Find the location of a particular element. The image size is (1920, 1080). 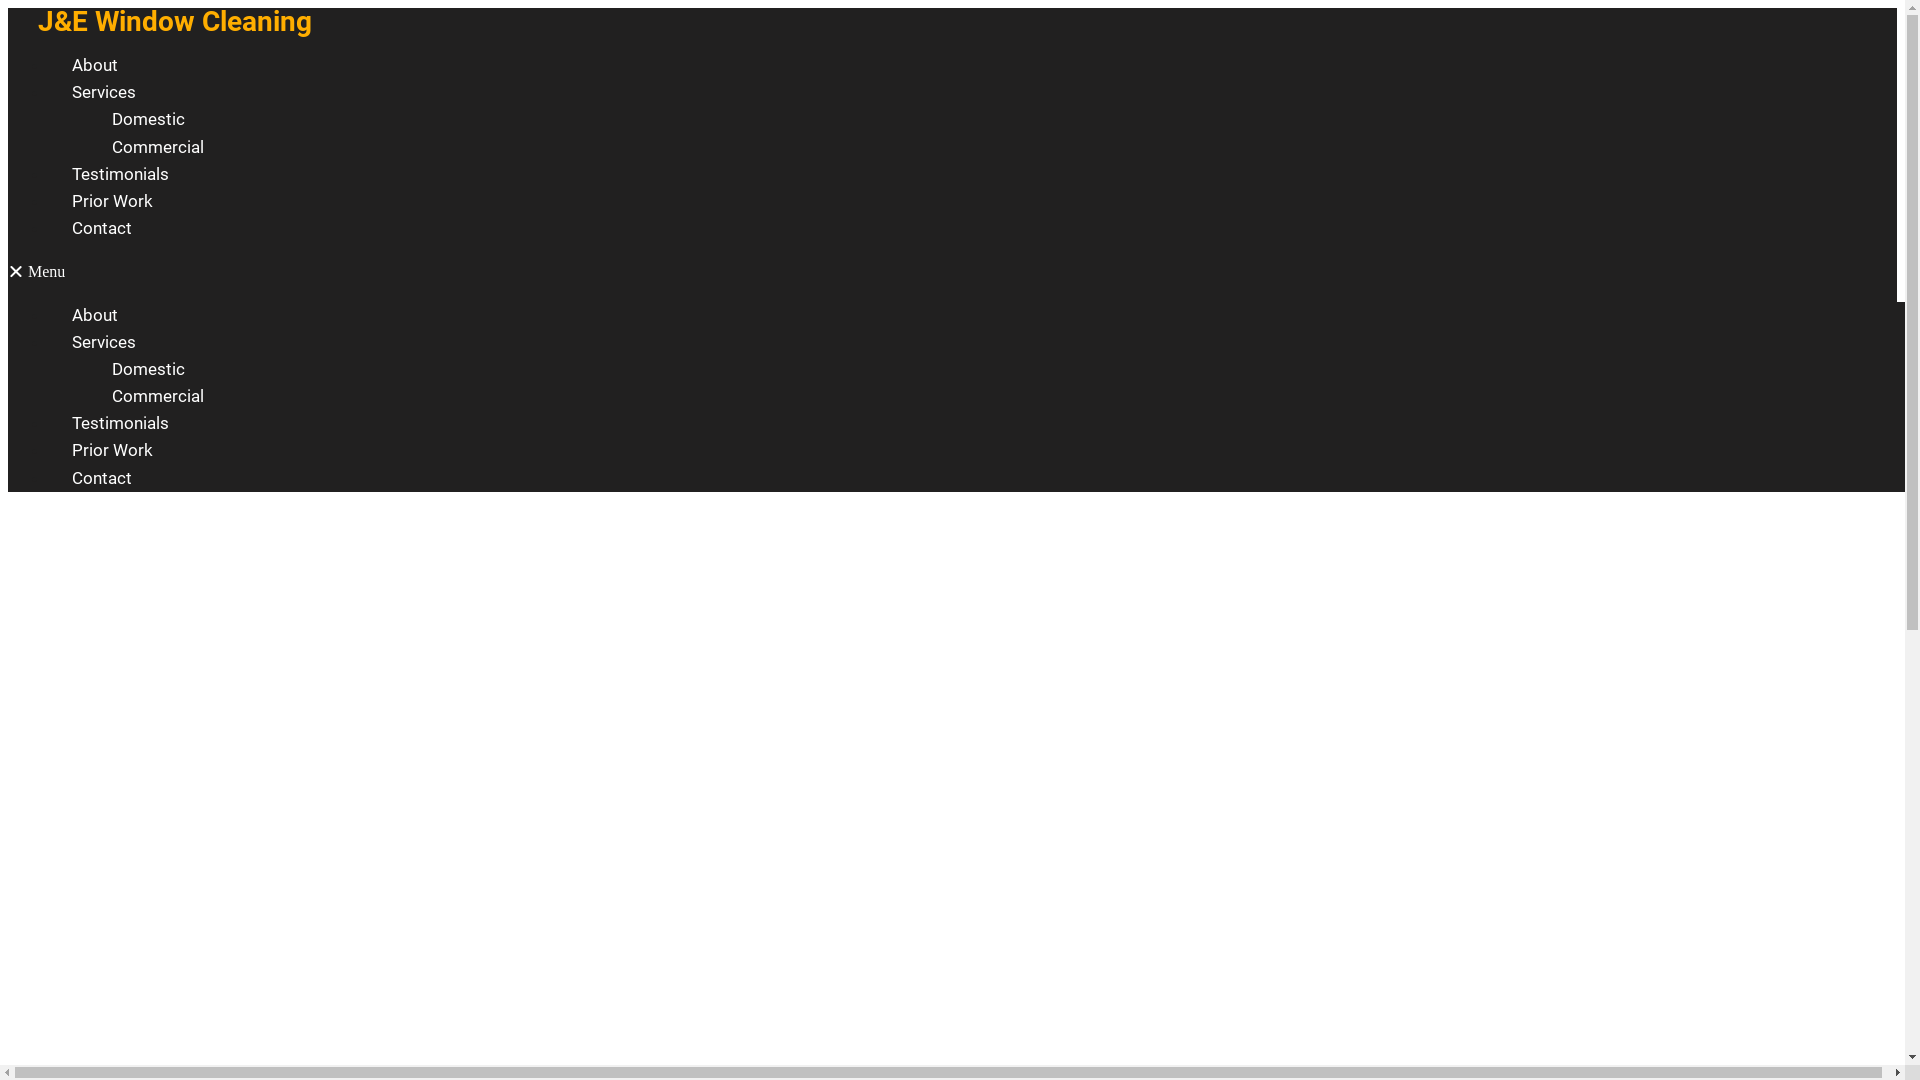

'Skip to content' is located at coordinates (7, 7).